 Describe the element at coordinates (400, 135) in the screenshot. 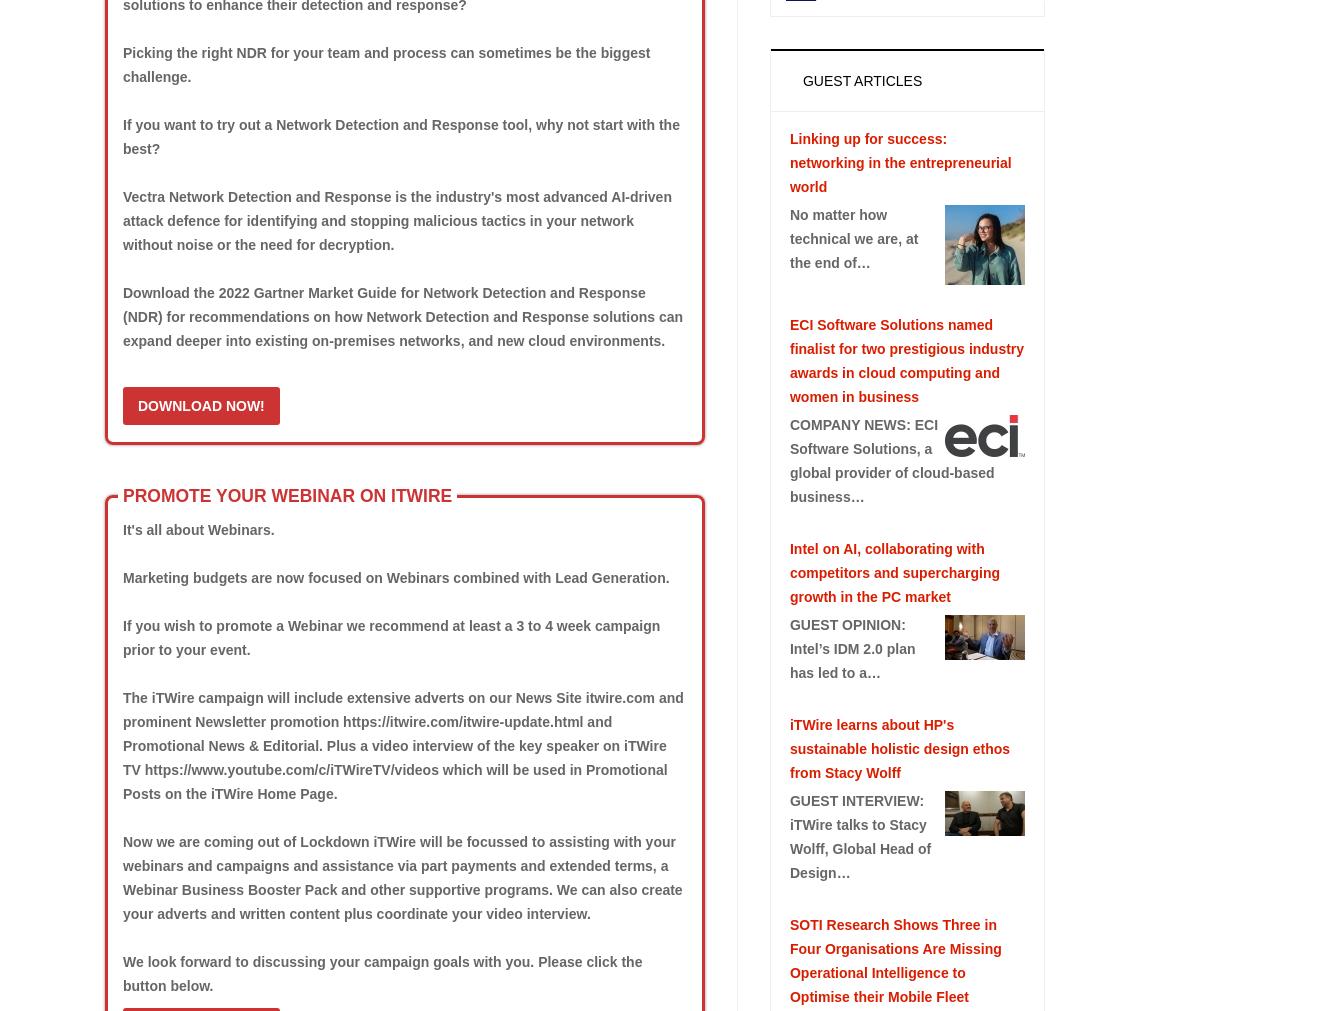

I see `'If you want to try out a Network Detection and Response tool, why not start with the best?'` at that location.